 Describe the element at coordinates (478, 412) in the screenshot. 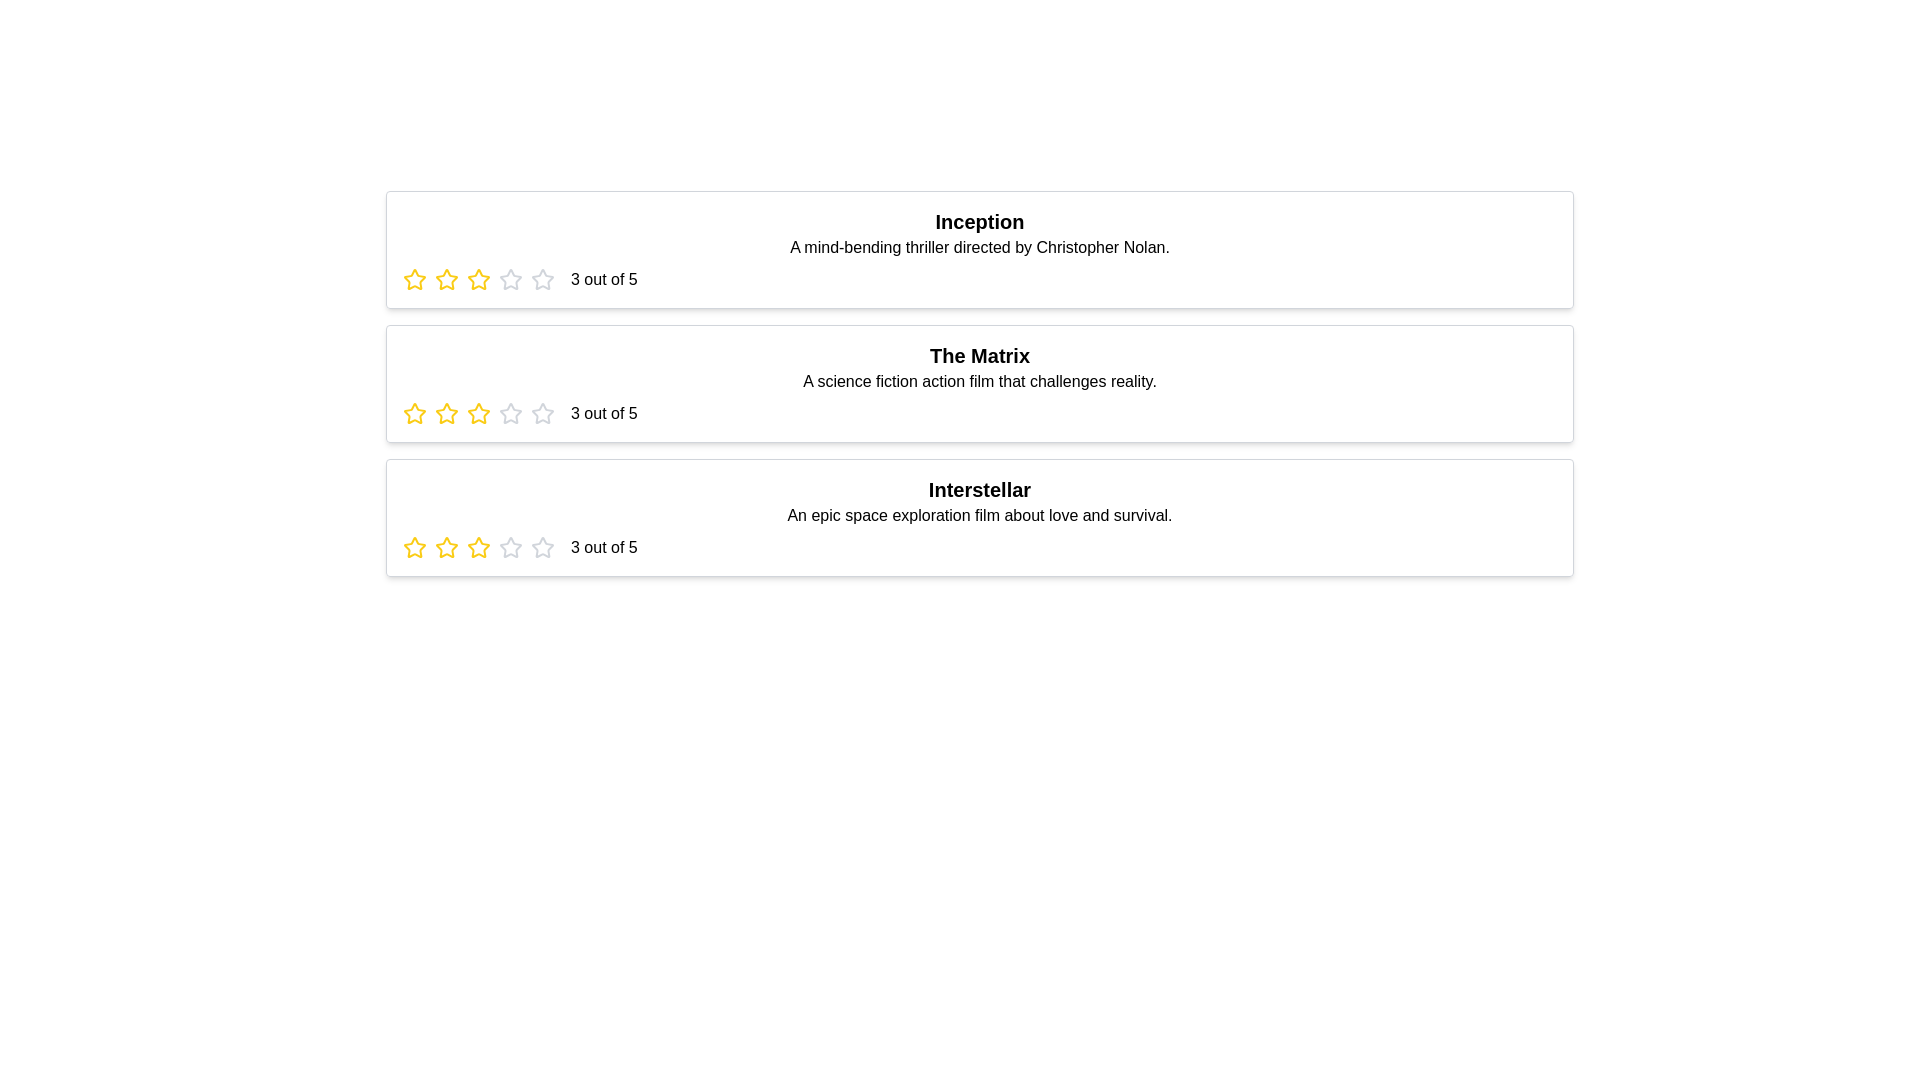

I see `the star corresponding to 3 stars for the movie titled The Matrix` at that location.